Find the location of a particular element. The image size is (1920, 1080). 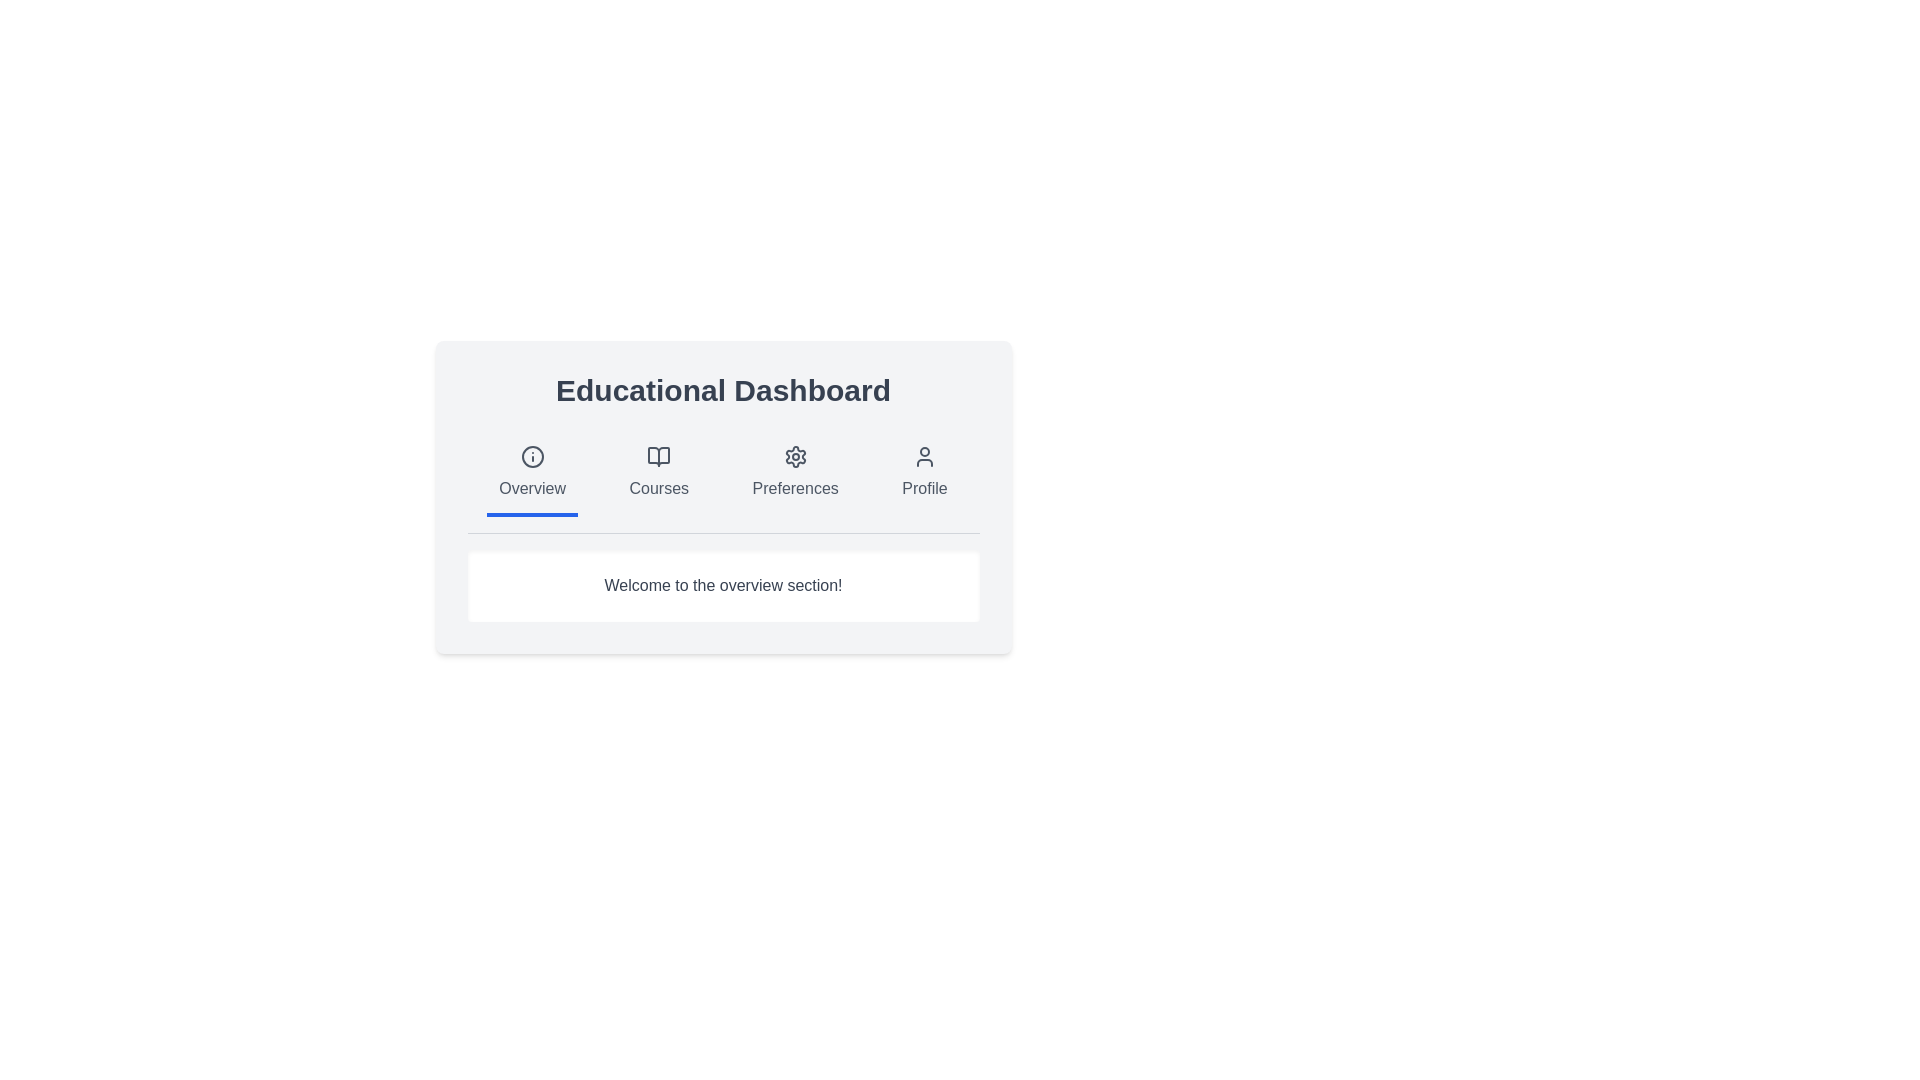

the cogwheel-shaped settings icon is located at coordinates (794, 456).